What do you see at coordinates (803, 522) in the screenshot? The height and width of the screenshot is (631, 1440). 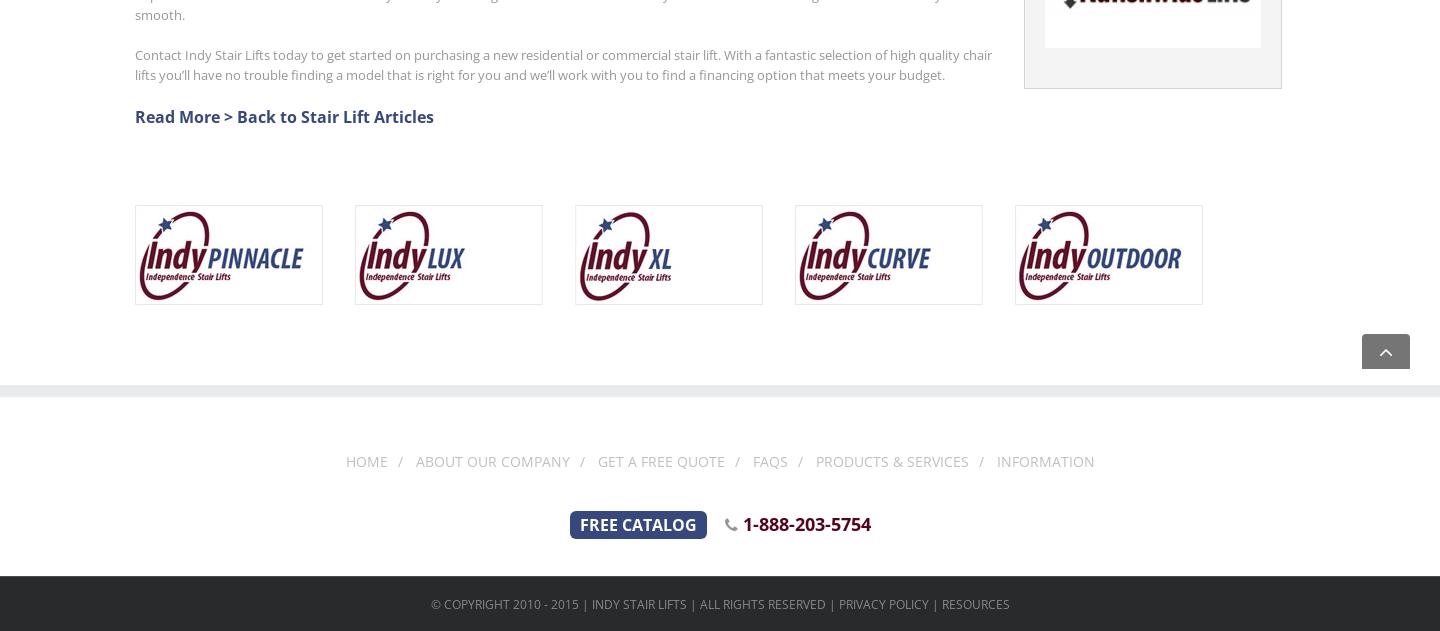 I see `'1-888-203-5754'` at bounding box center [803, 522].